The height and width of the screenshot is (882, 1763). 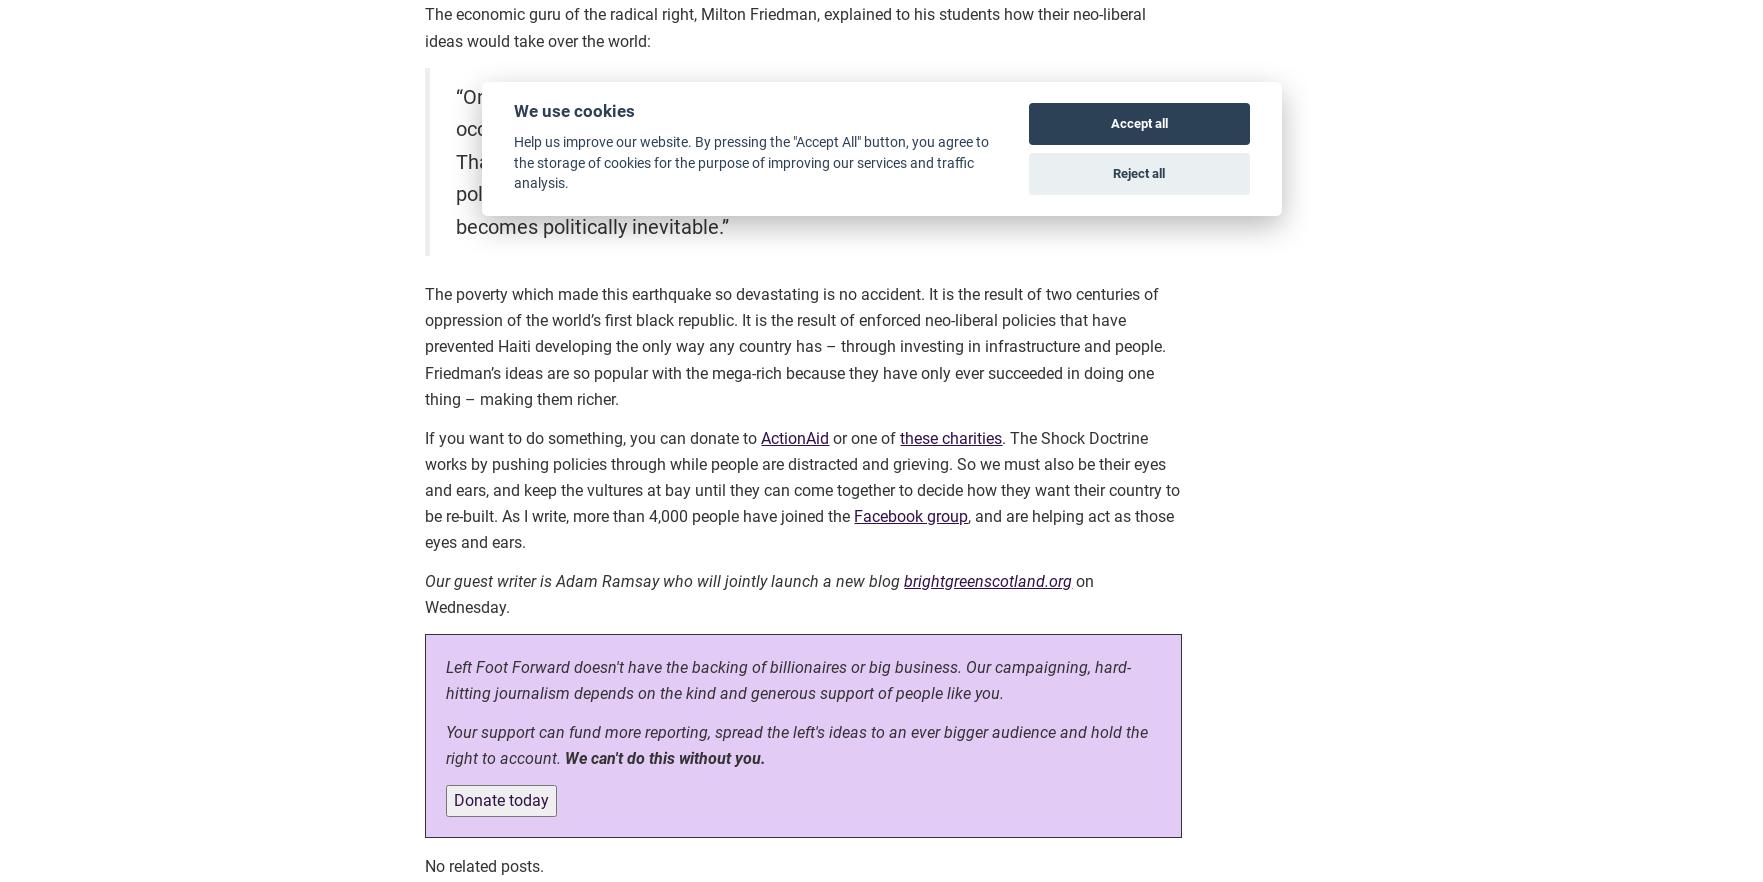 I want to click on 'on Wednesday.', so click(x=759, y=593).